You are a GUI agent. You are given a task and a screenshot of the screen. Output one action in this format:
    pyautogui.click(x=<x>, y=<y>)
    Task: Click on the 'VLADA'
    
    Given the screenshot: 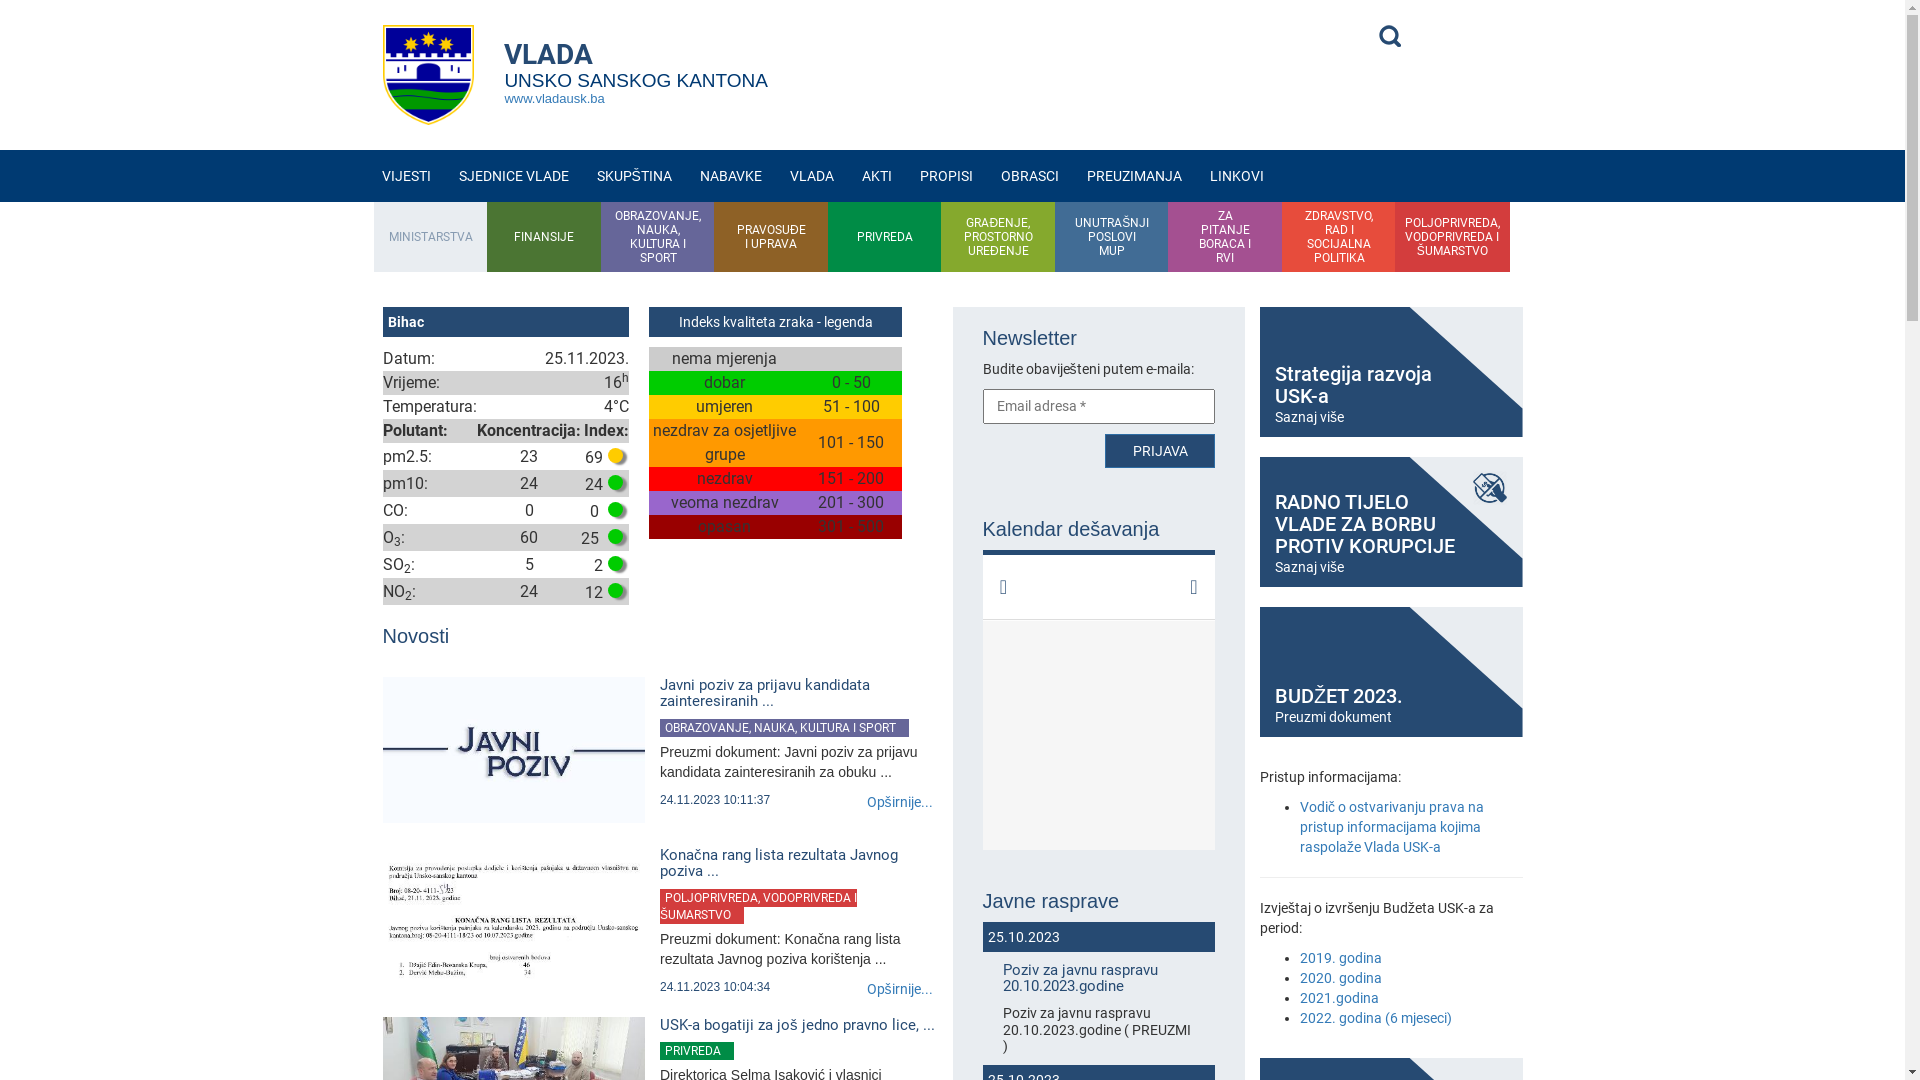 What is the action you would take?
    pyautogui.click(x=811, y=175)
    